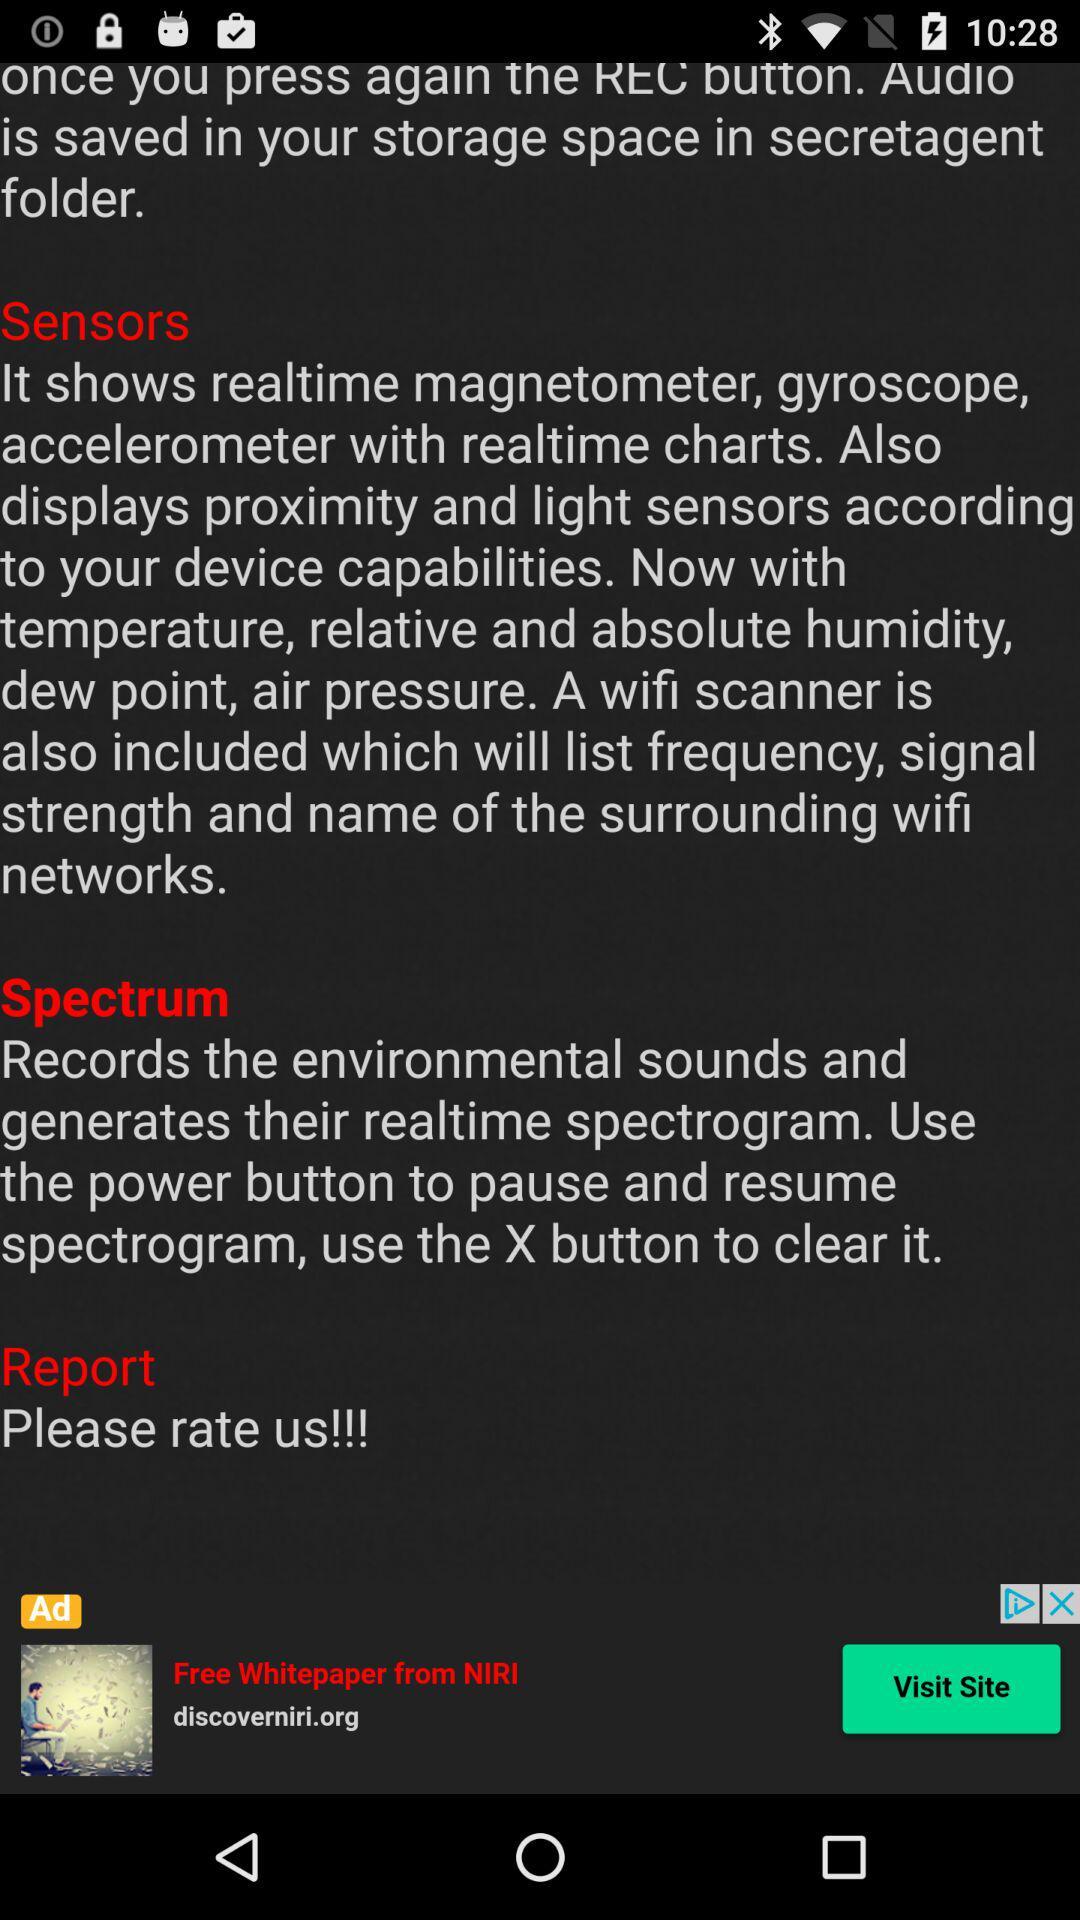 The image size is (1080, 1920). Describe the element at coordinates (540, 1688) in the screenshot. I see `open advertisement` at that location.